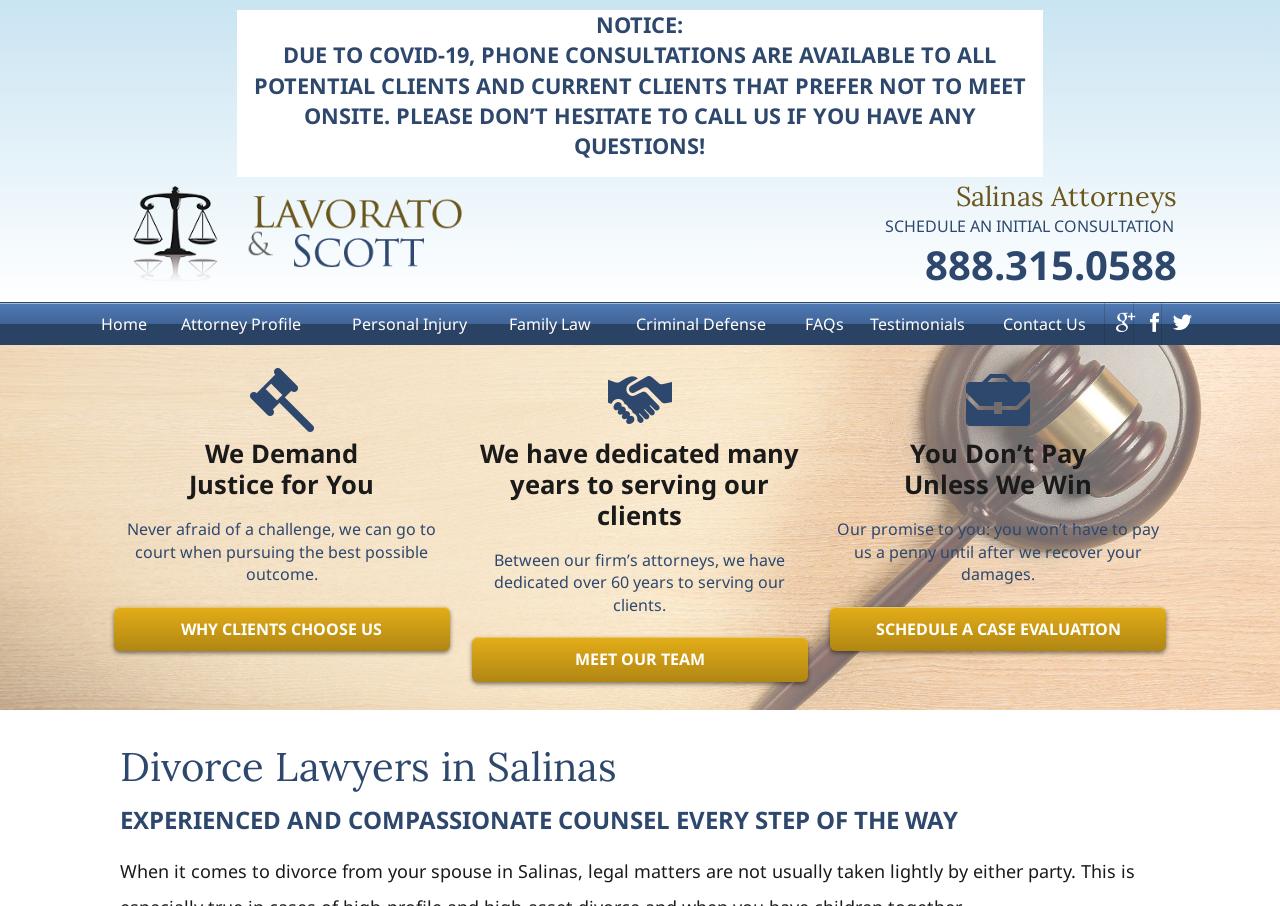 Image resolution: width=1280 pixels, height=906 pixels. I want to click on 'Between our firm’s attorneys, we have dedicated over 60 years to serving our clients.', so click(638, 581).